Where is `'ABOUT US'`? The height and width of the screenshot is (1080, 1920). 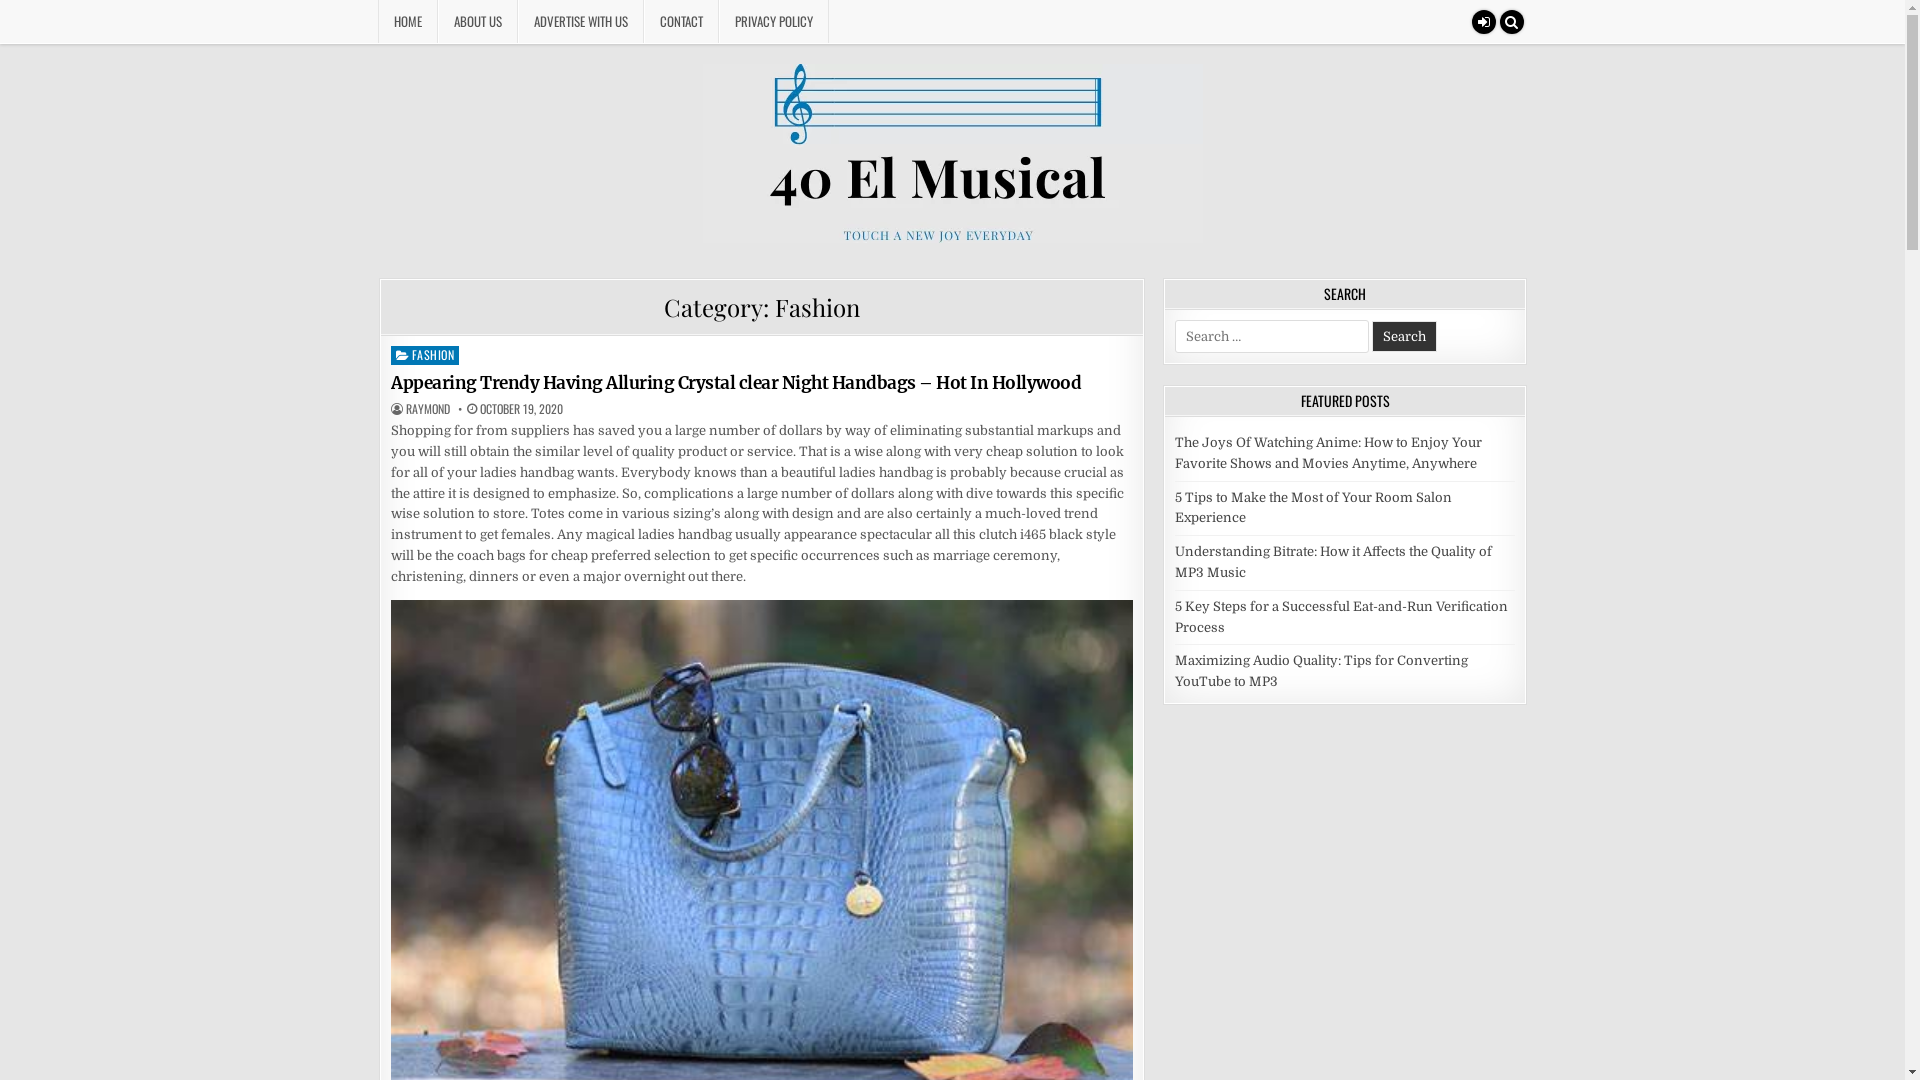 'ABOUT US' is located at coordinates (477, 21).